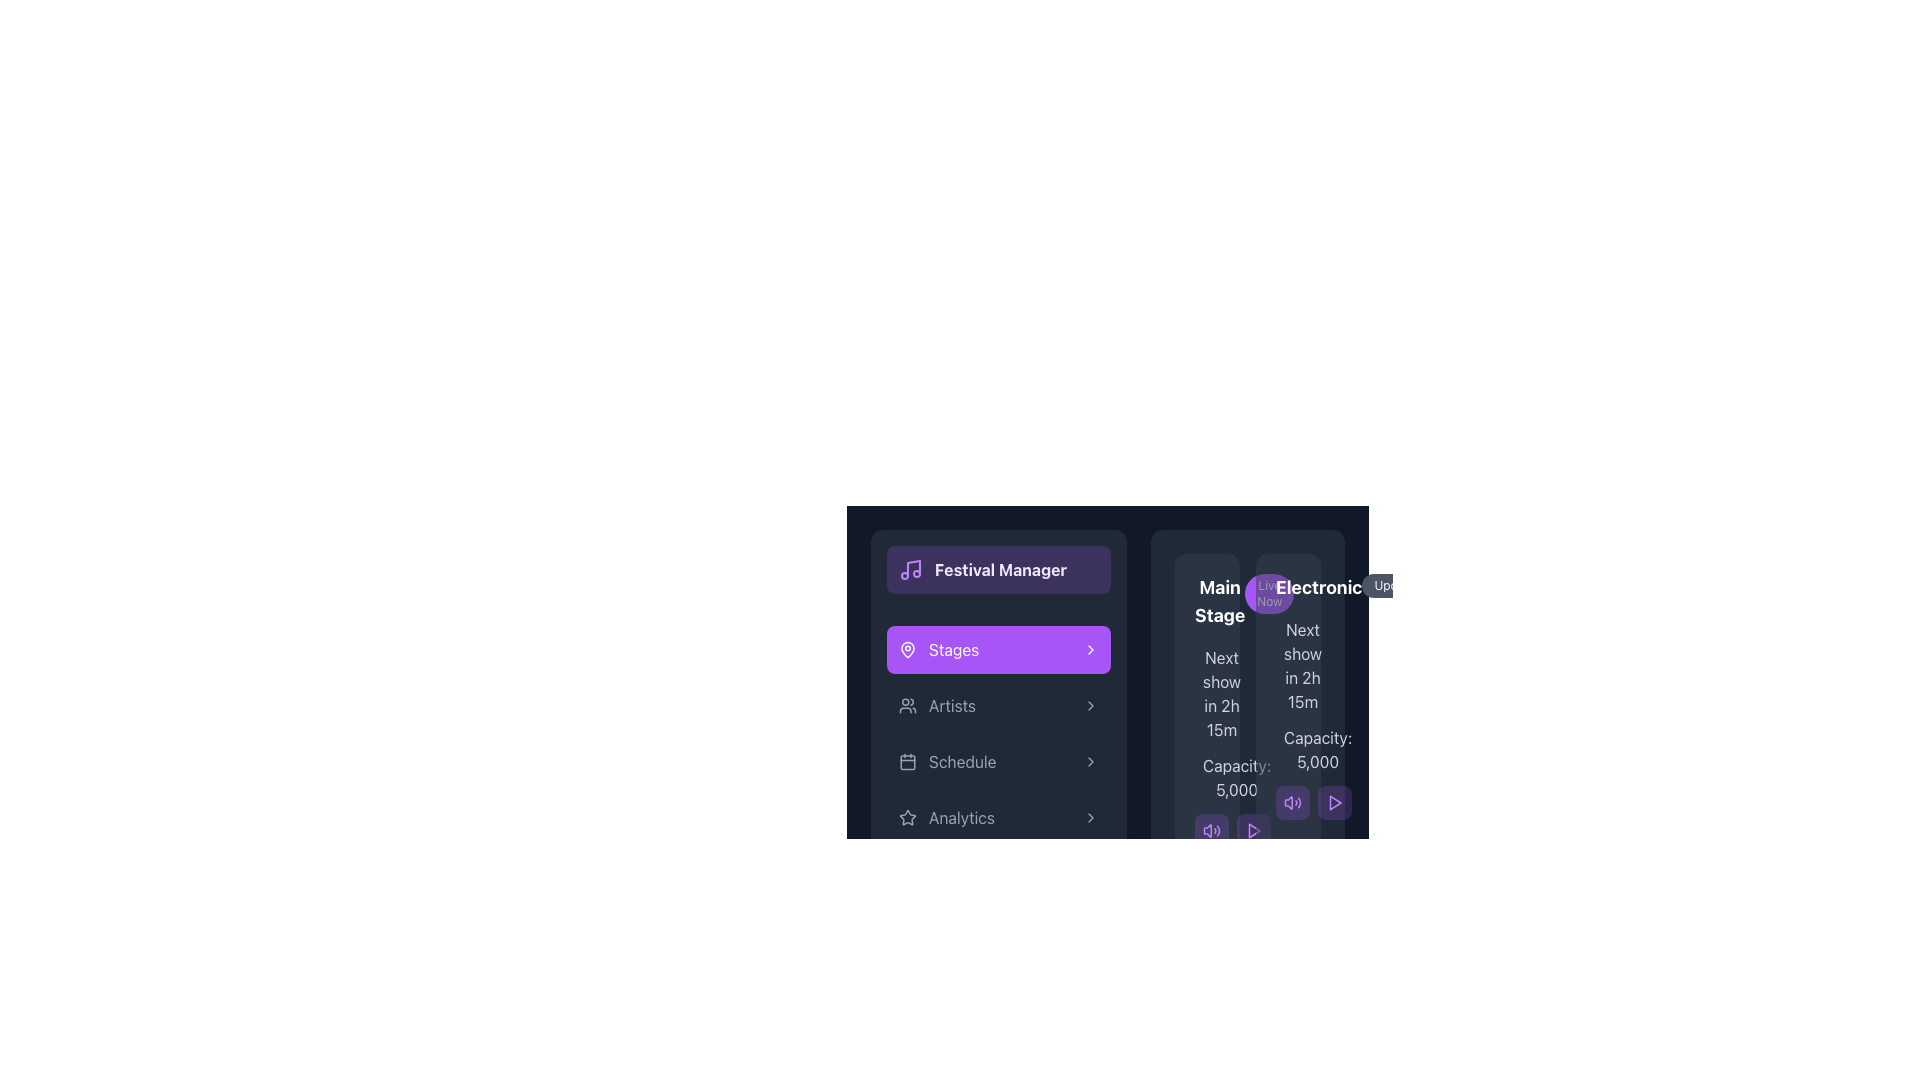 This screenshot has height=1080, width=1920. I want to click on the Text Label that informs the user about the stage's capacity, which is centrally aligned below the 'Next show in 2h 15m' text within the 'Electronic' card, so click(1236, 777).